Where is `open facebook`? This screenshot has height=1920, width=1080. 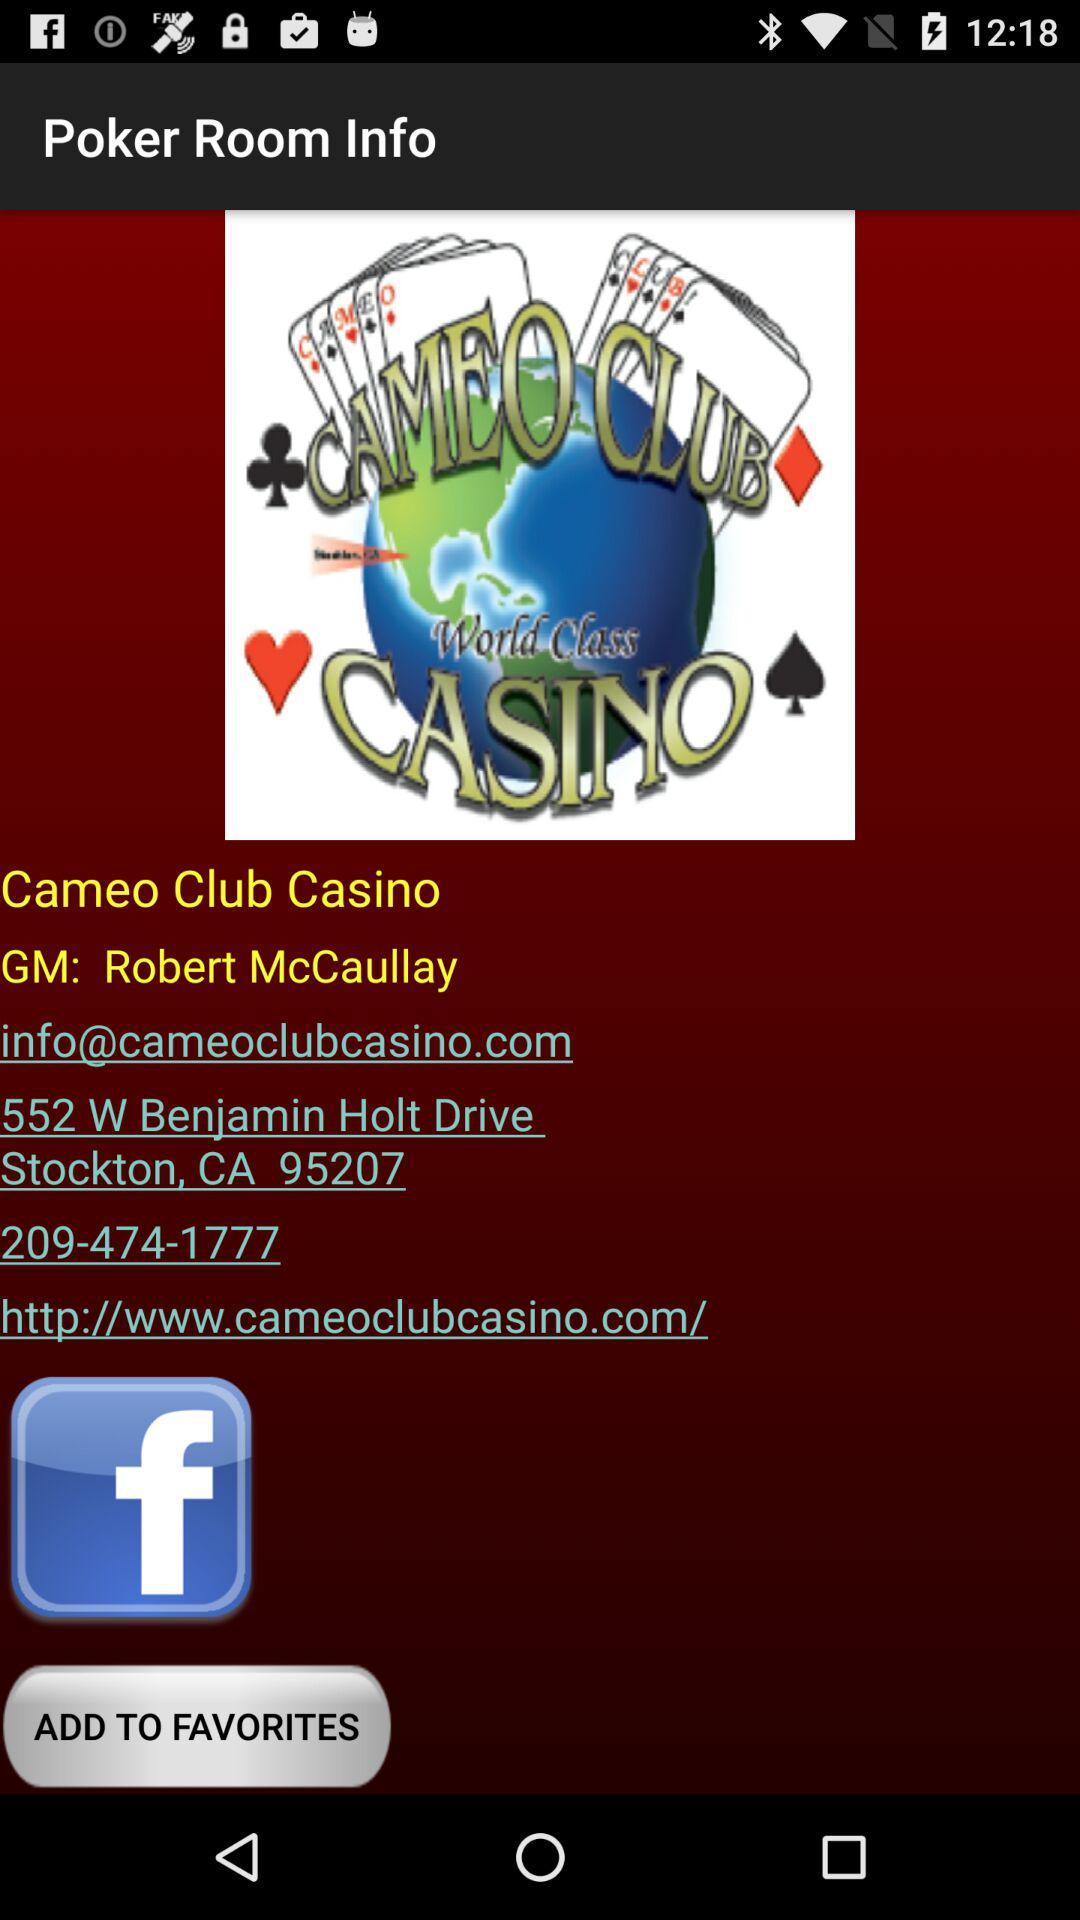 open facebook is located at coordinates (131, 1502).